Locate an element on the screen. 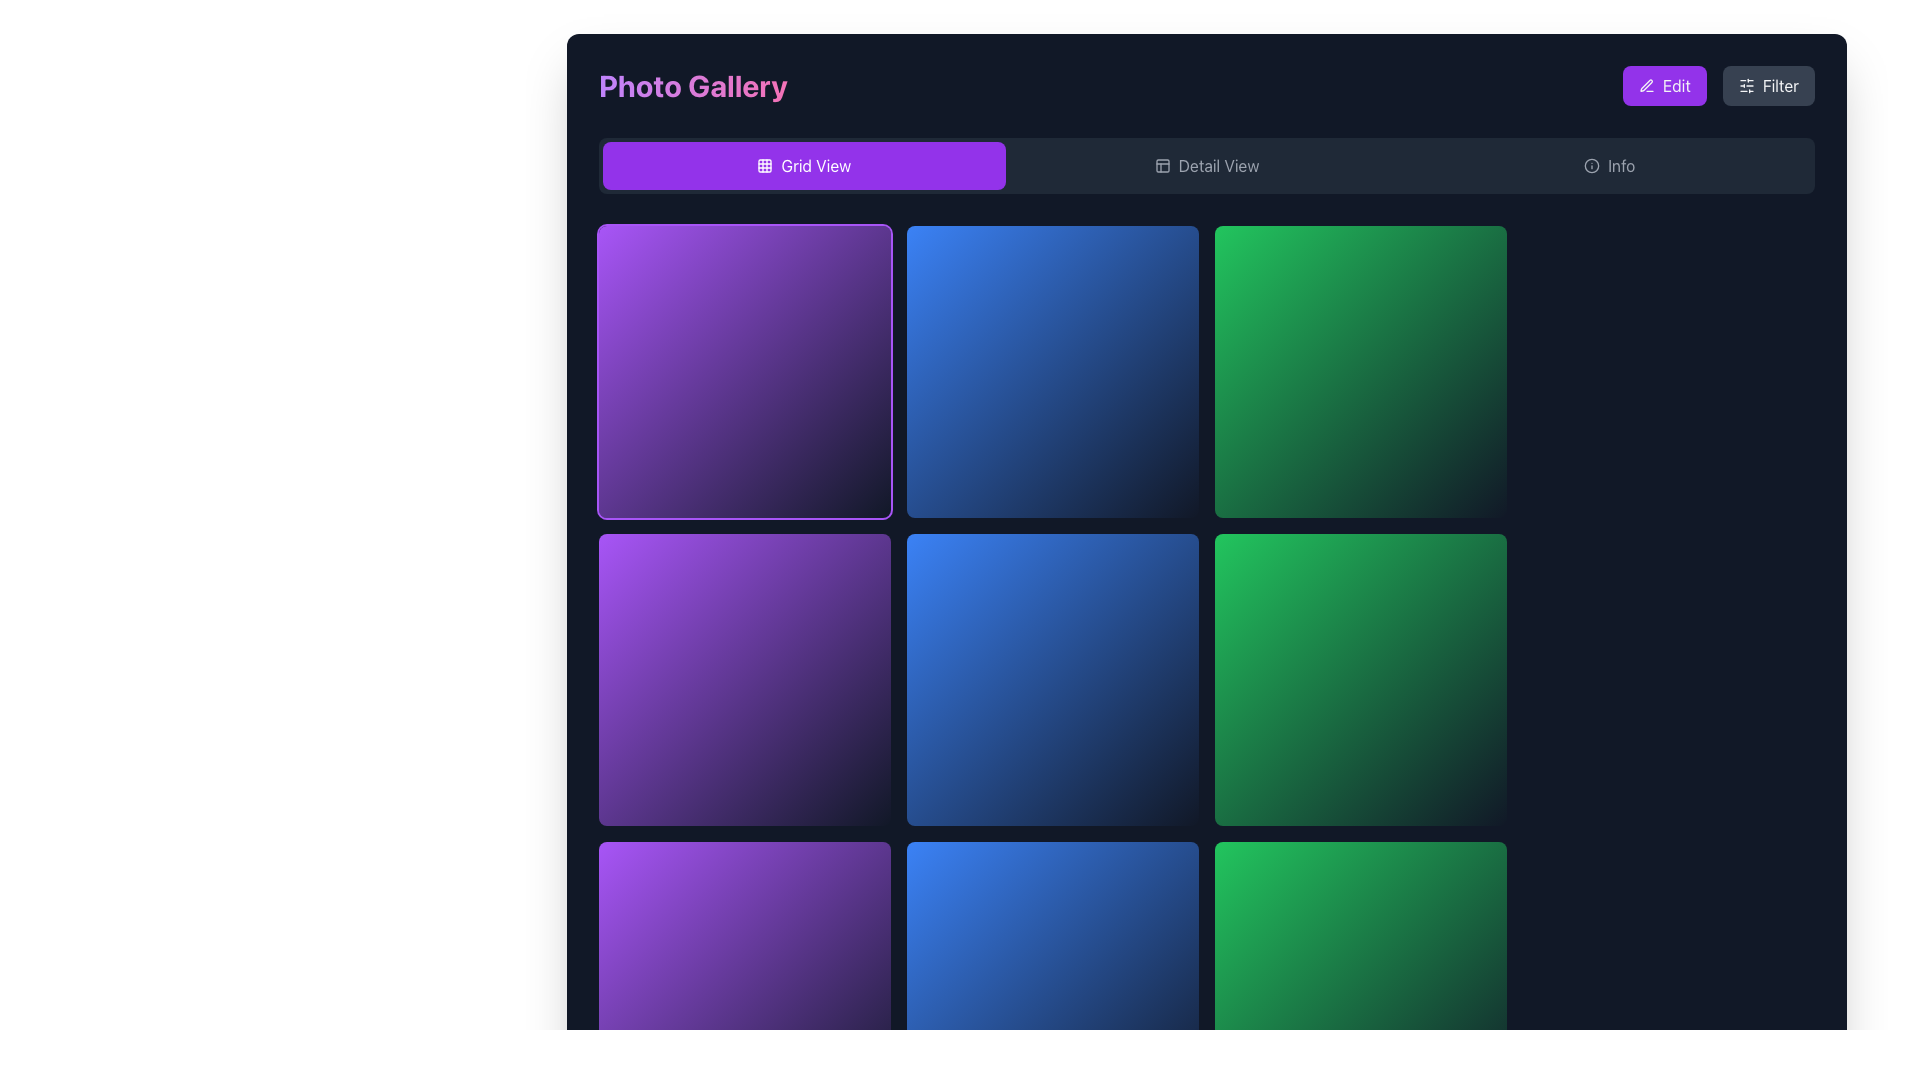 The width and height of the screenshot is (1920, 1080). the rounded square element located in the top-left corner of a 3x3 grid icon in the top bar, adjacent to a purple-highlighted button for grid view is located at coordinates (764, 164).